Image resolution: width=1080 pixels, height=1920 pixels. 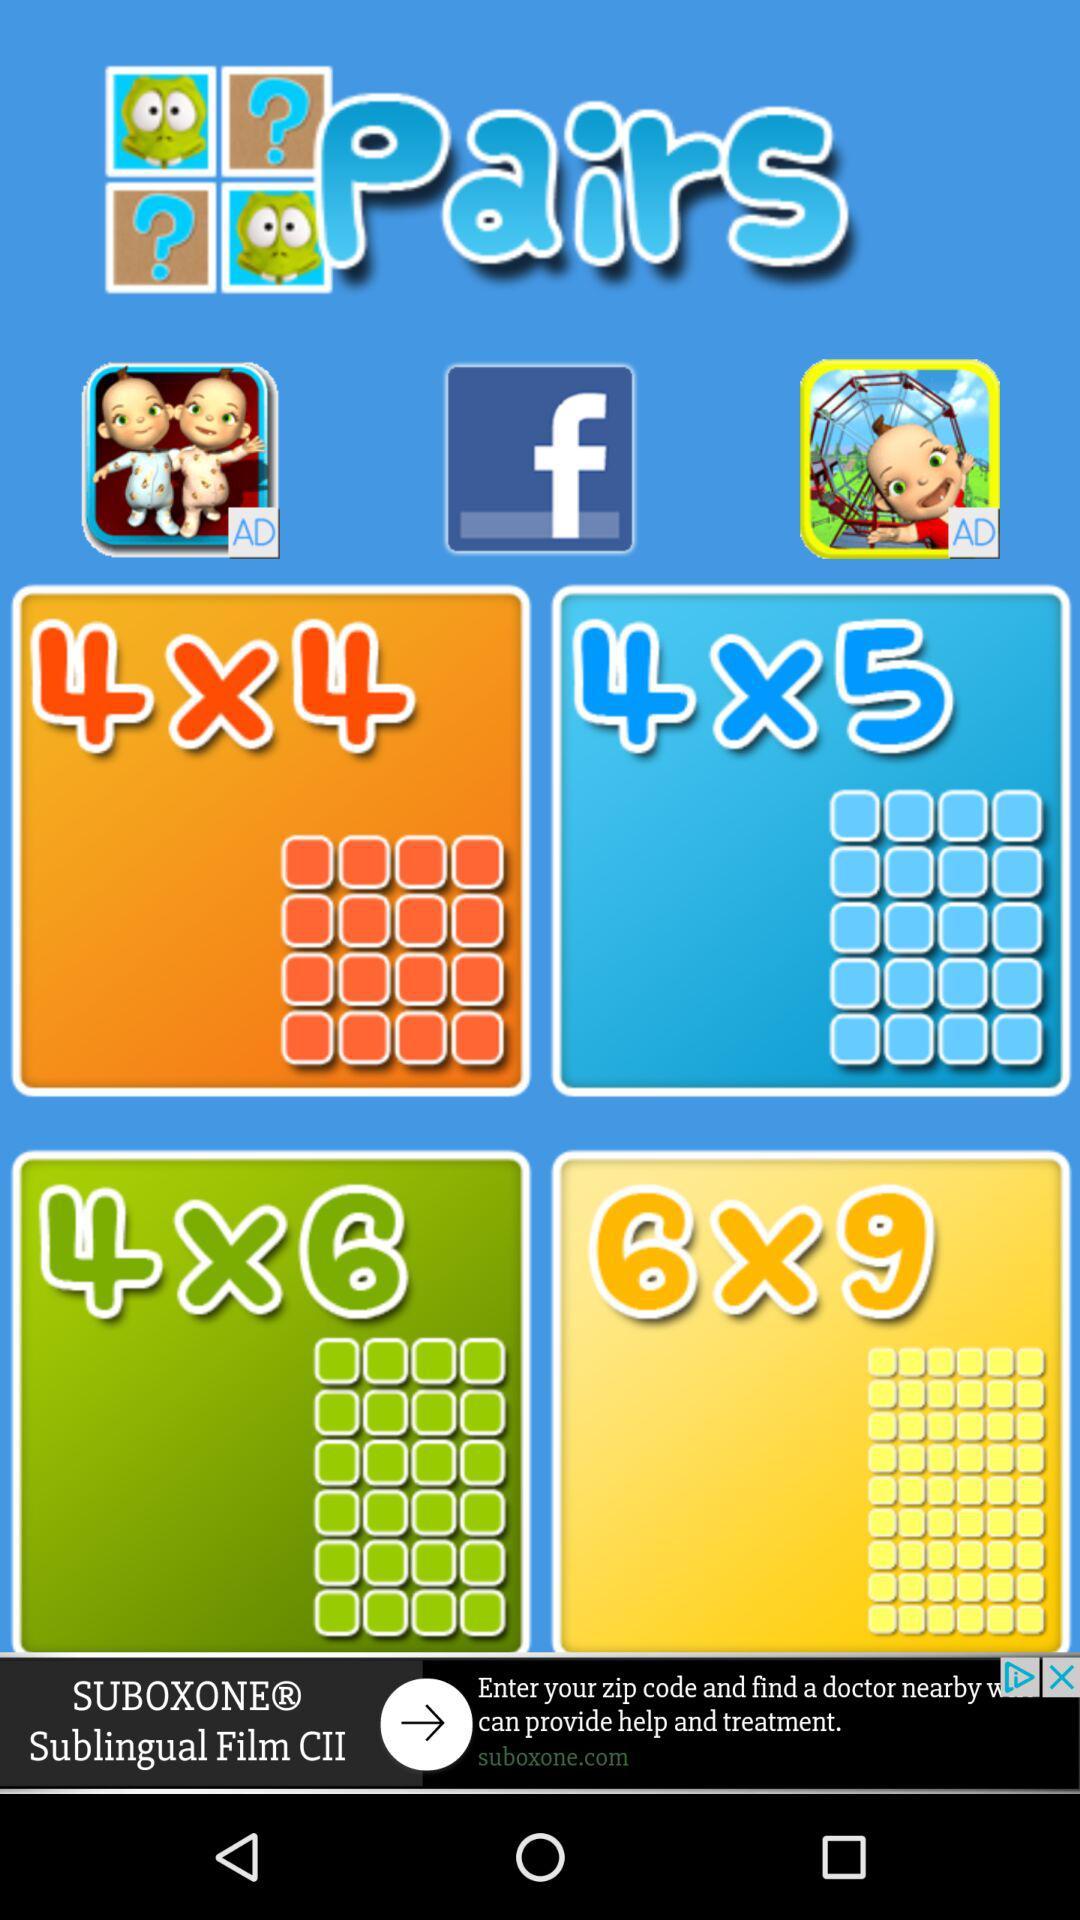 What do you see at coordinates (540, 1722) in the screenshot?
I see `advertisement banner` at bounding box center [540, 1722].